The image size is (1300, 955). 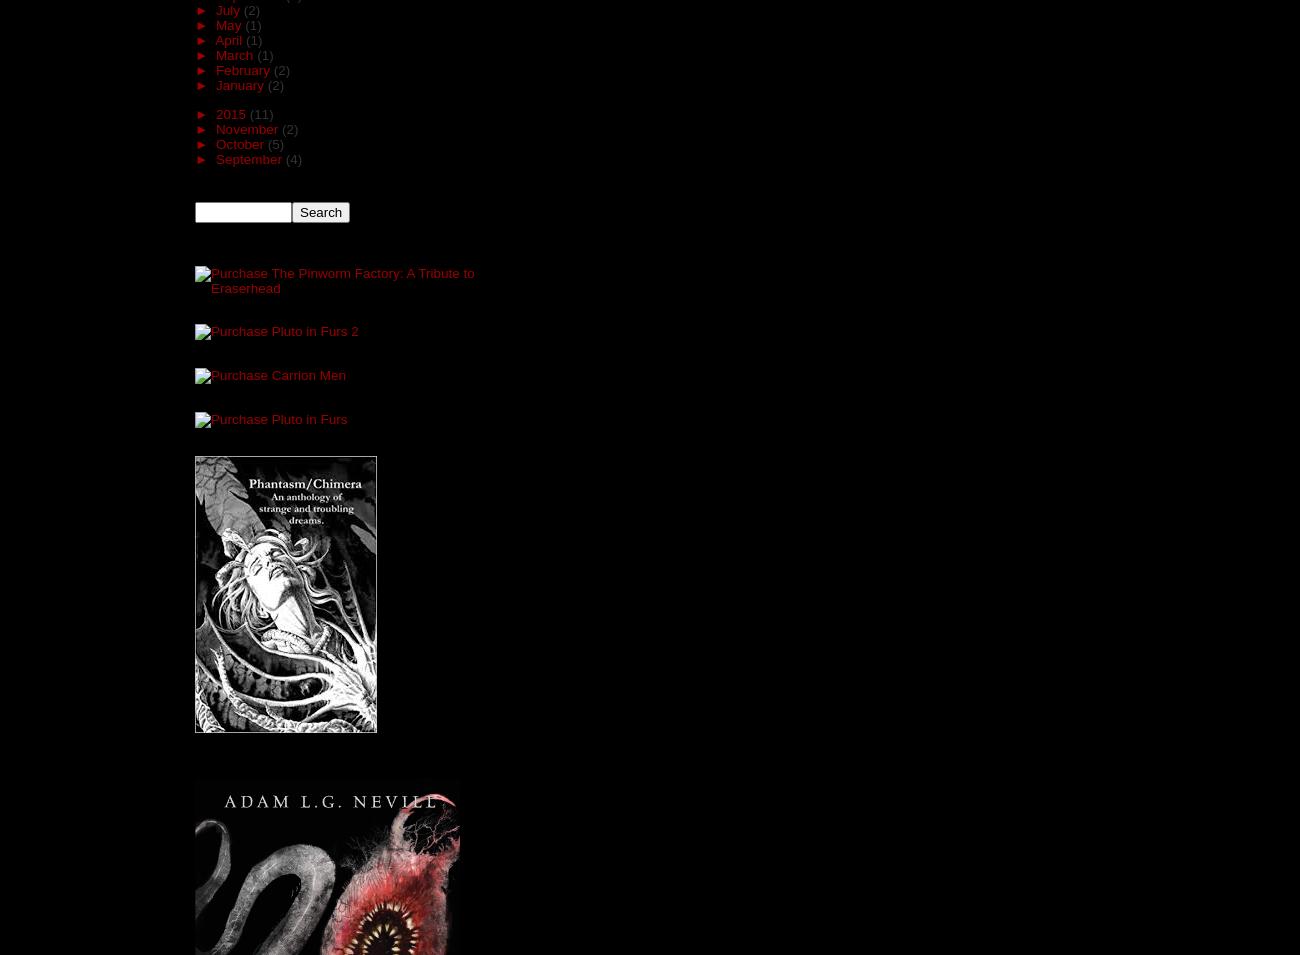 I want to click on 'January', so click(x=240, y=84).